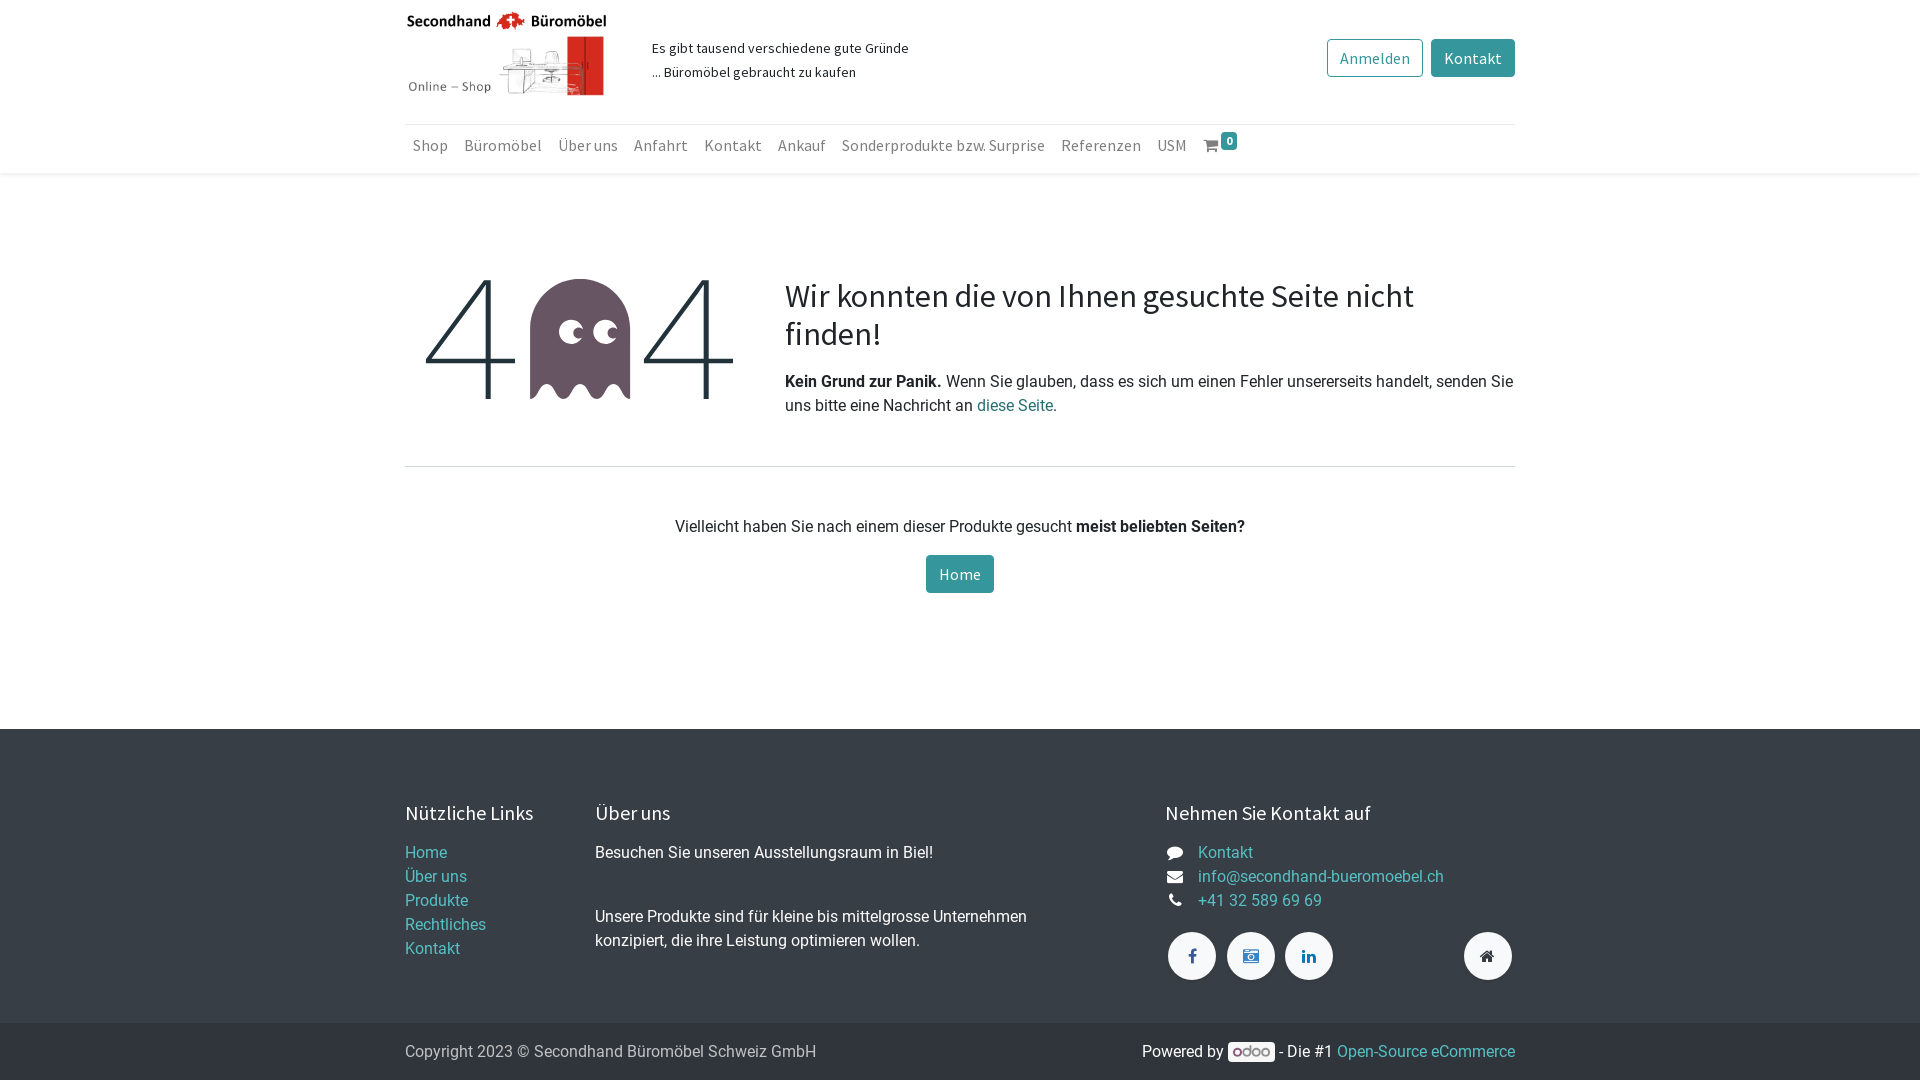 The height and width of the screenshot is (1080, 1920). Describe the element at coordinates (435, 900) in the screenshot. I see `'Produkte'` at that location.